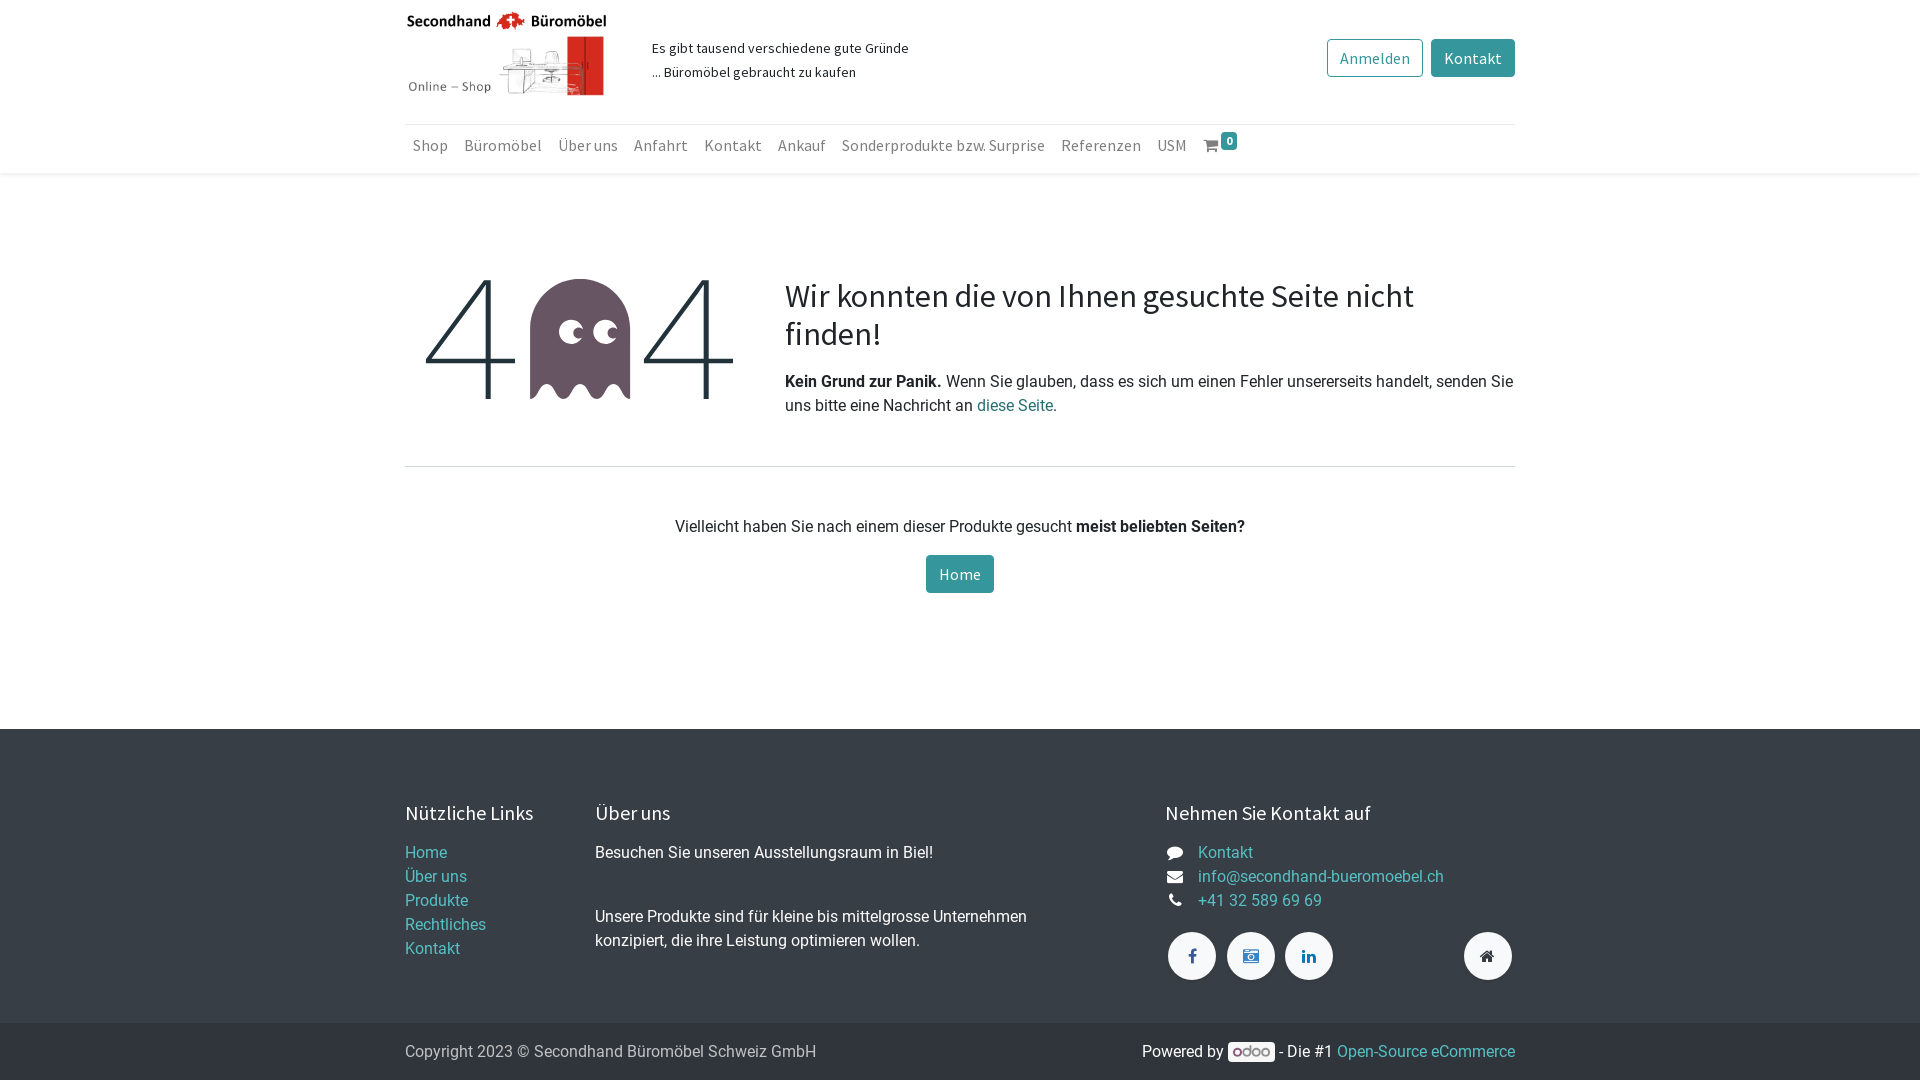 The height and width of the screenshot is (1080, 1920). Describe the element at coordinates (435, 900) in the screenshot. I see `'Produkte'` at that location.